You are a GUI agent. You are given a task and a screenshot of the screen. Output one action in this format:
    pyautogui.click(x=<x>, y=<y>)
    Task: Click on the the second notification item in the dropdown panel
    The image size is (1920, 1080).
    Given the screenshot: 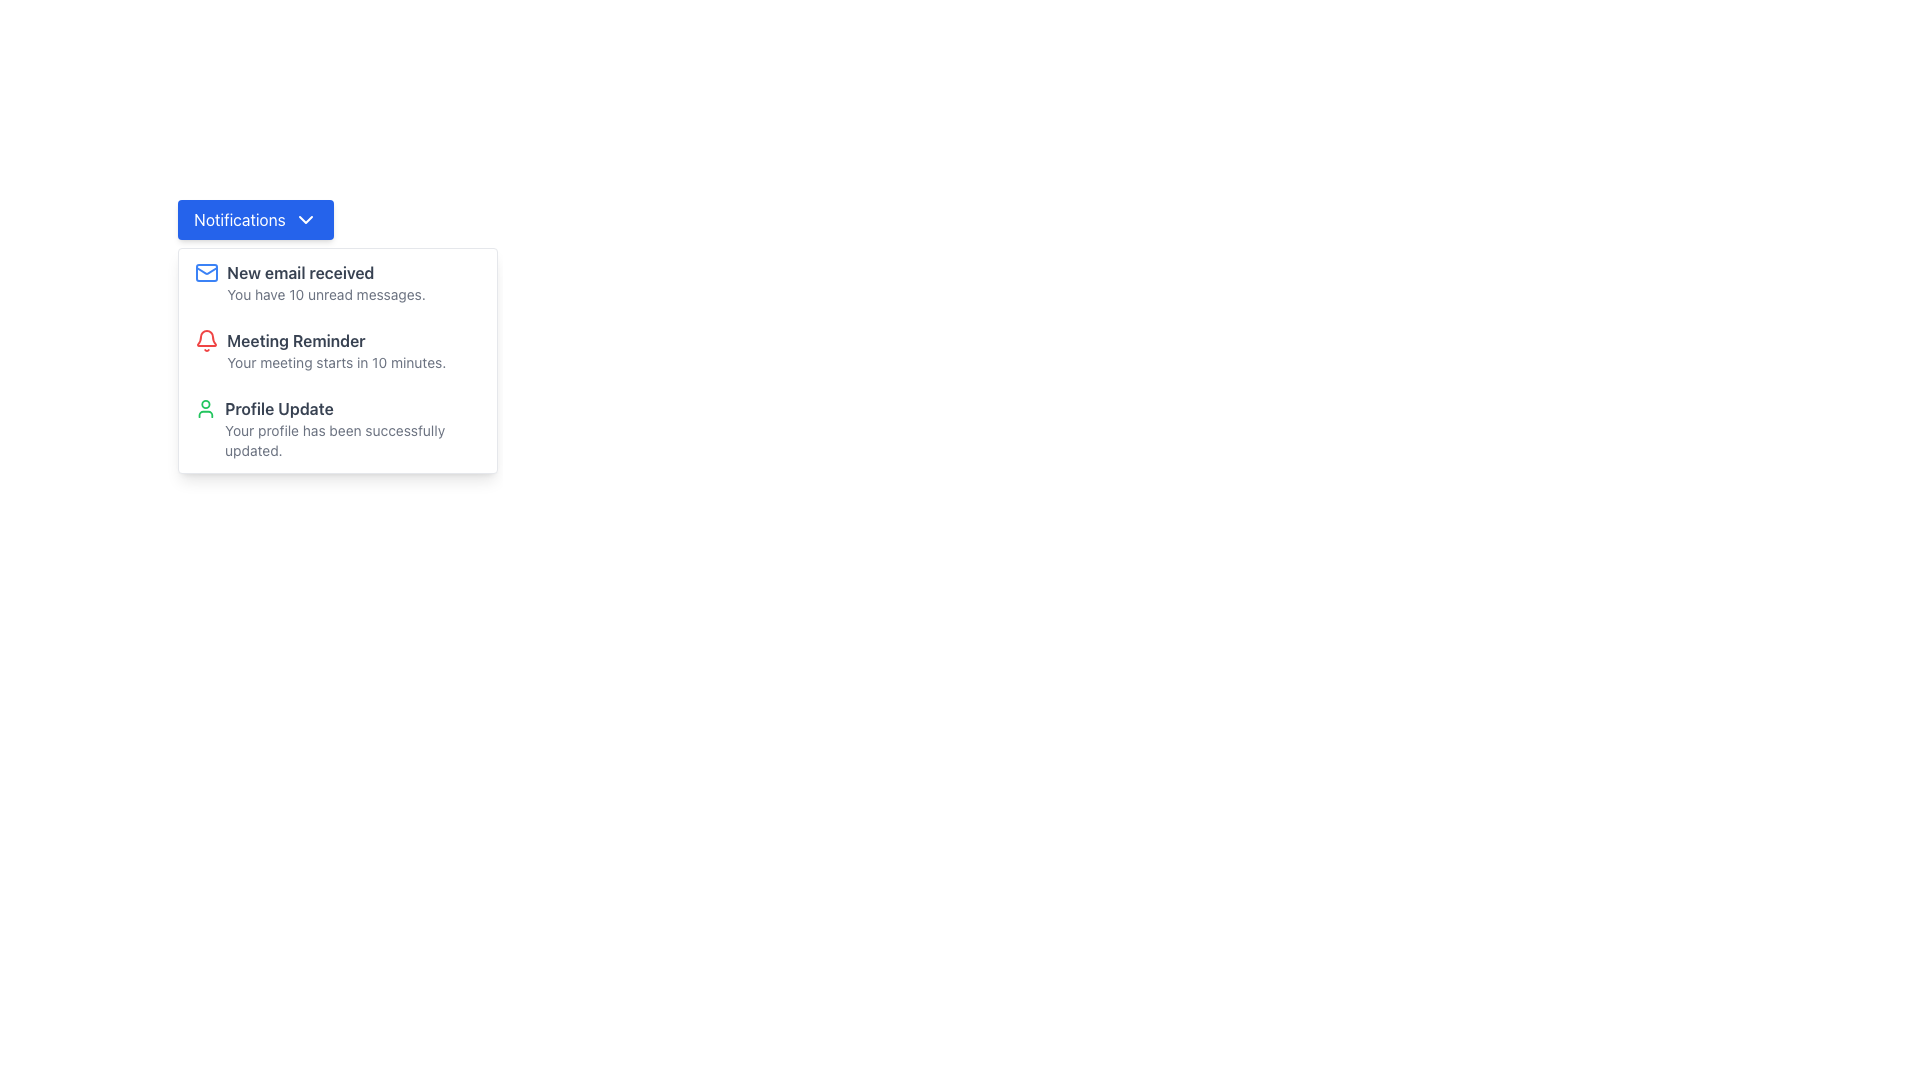 What is the action you would take?
    pyautogui.click(x=336, y=350)
    